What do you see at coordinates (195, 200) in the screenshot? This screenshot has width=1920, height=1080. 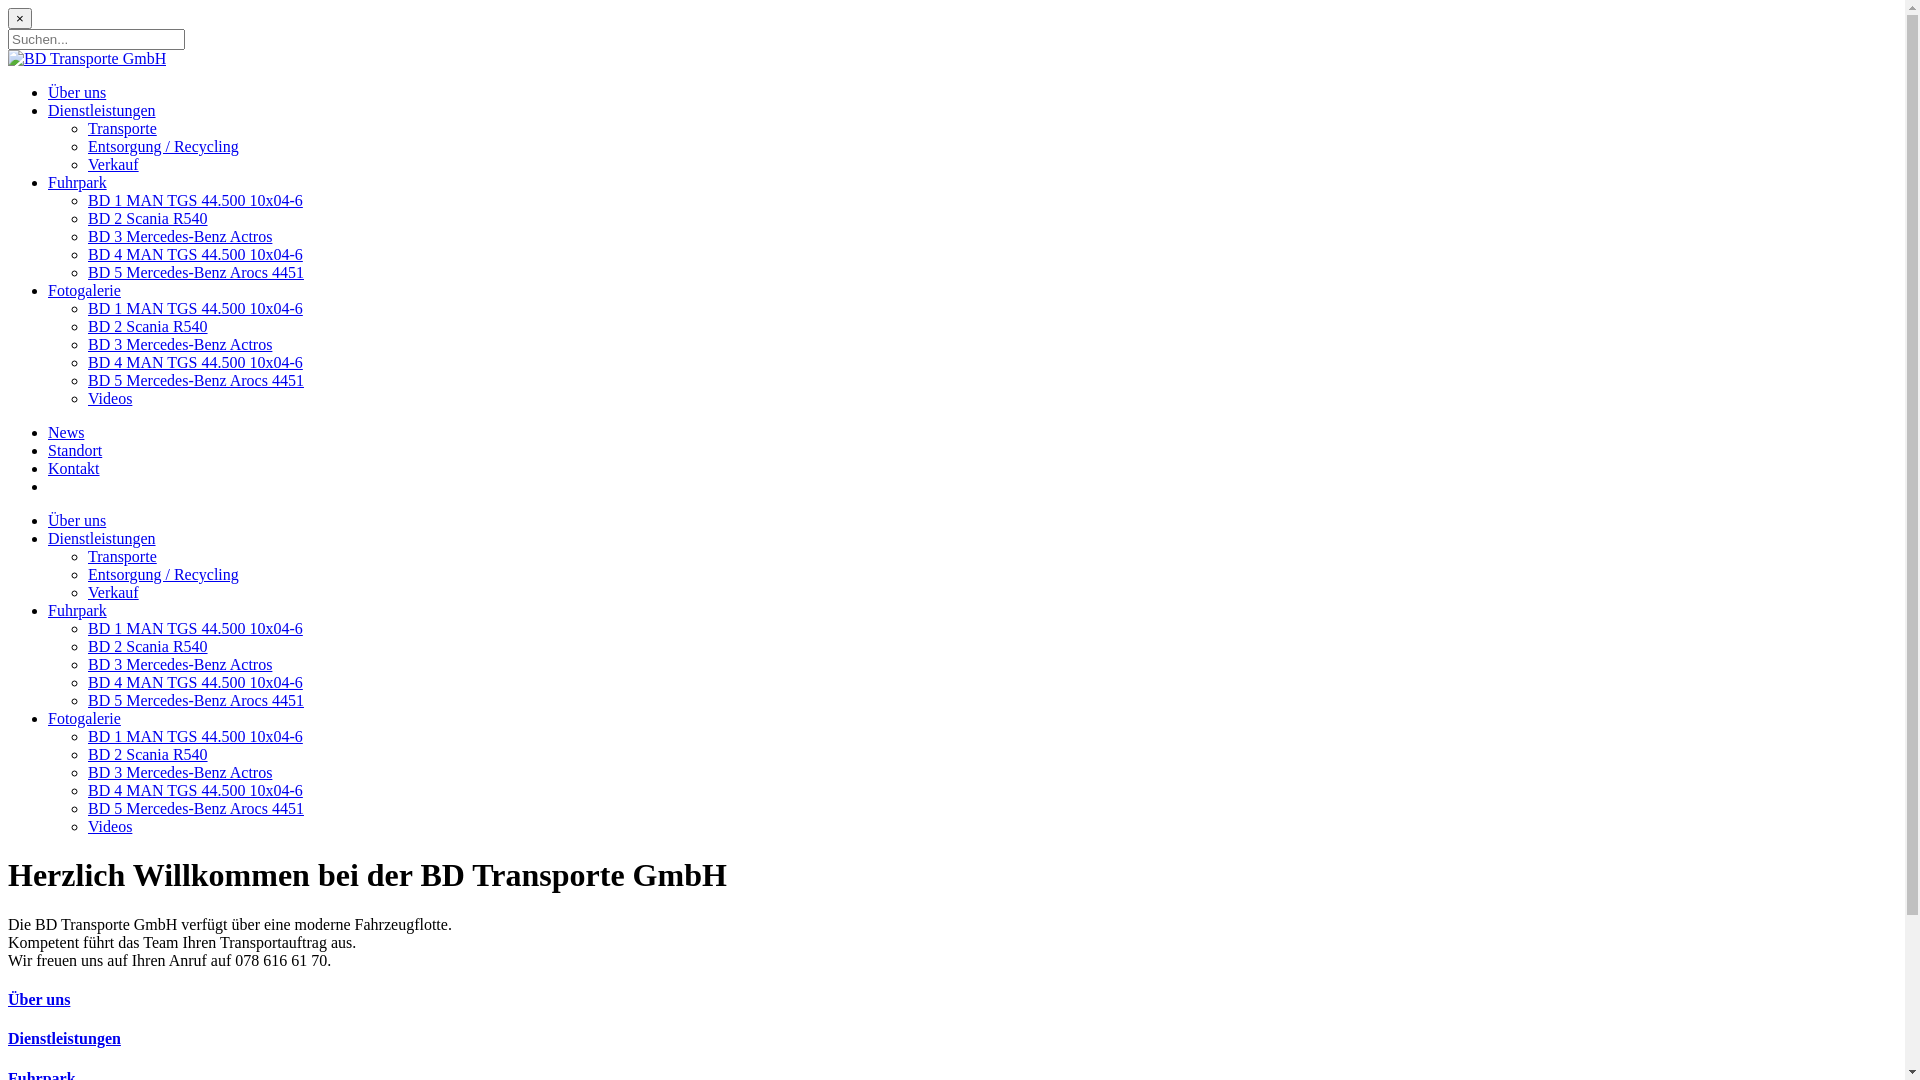 I see `'BD 1 MAN TGS 44.500 10x04-6'` at bounding box center [195, 200].